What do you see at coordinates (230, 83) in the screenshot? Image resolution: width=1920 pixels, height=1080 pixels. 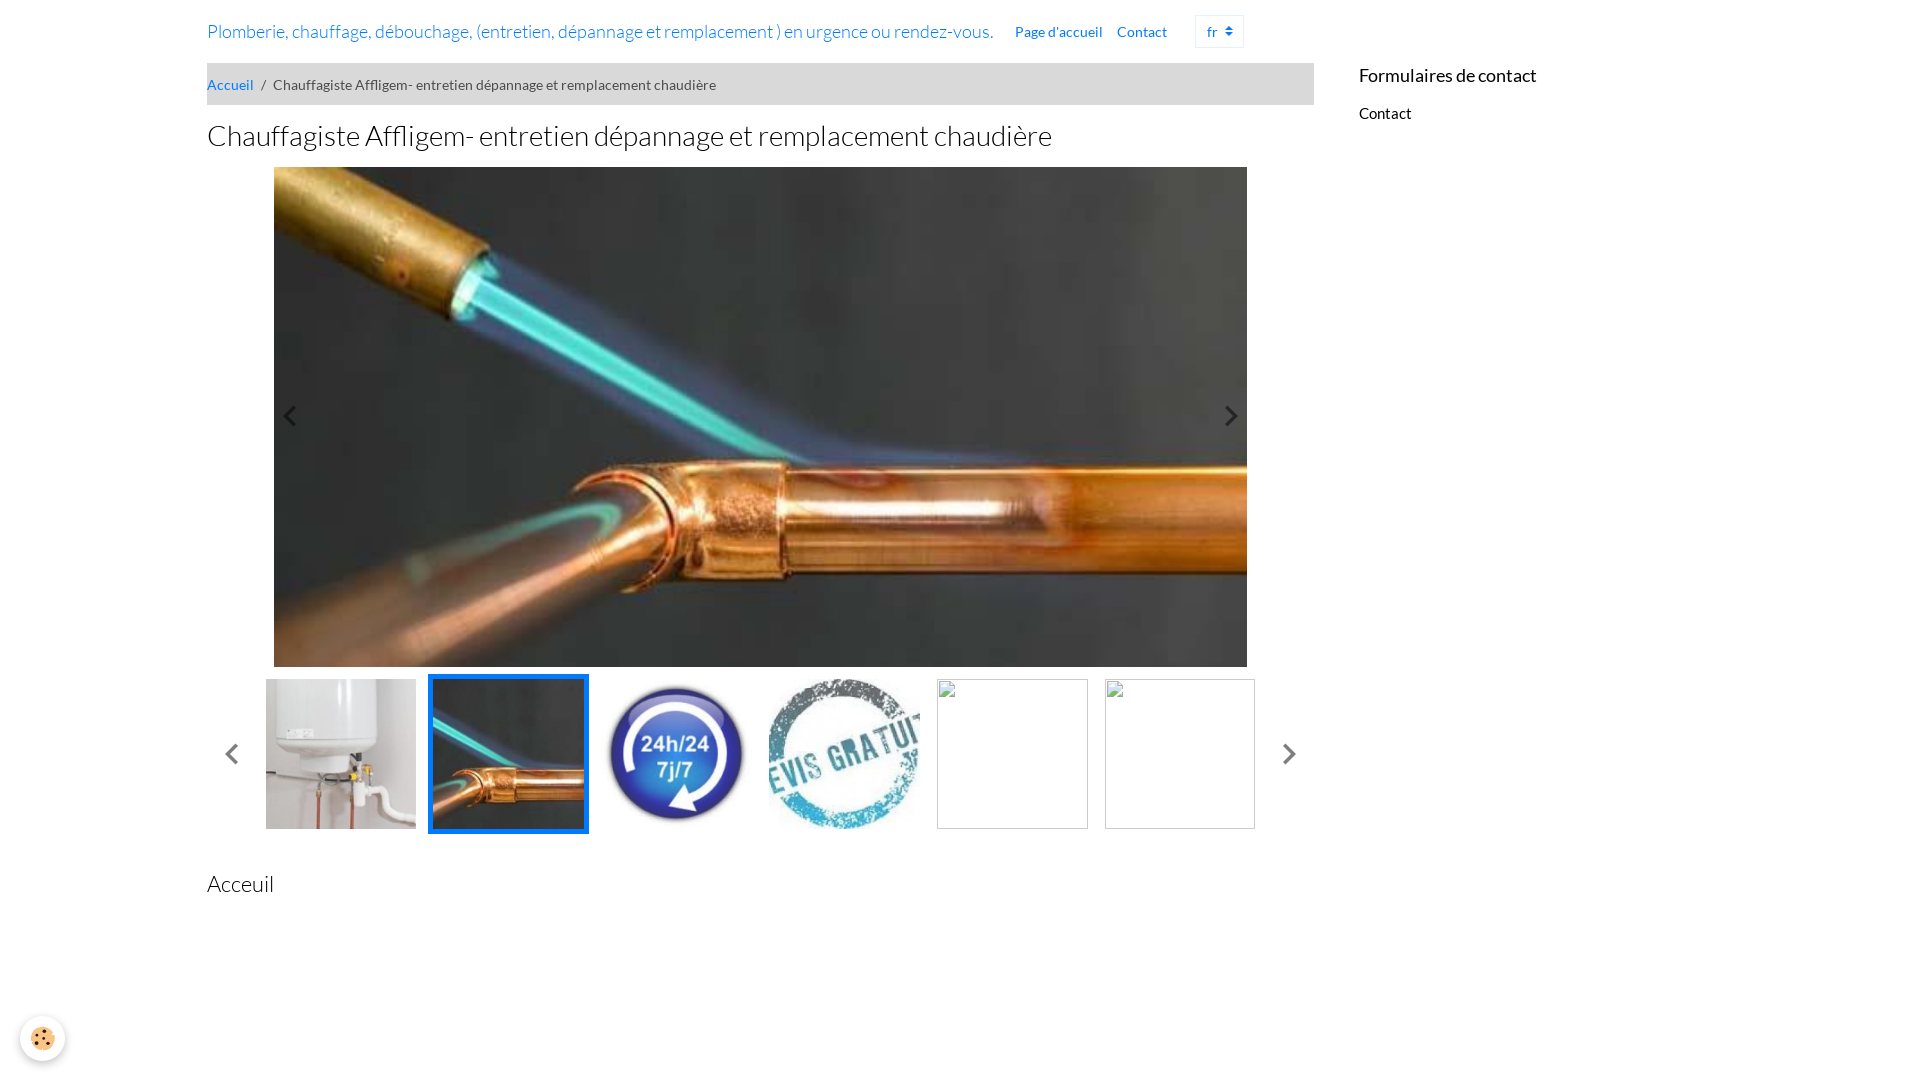 I see `'Accueil'` at bounding box center [230, 83].